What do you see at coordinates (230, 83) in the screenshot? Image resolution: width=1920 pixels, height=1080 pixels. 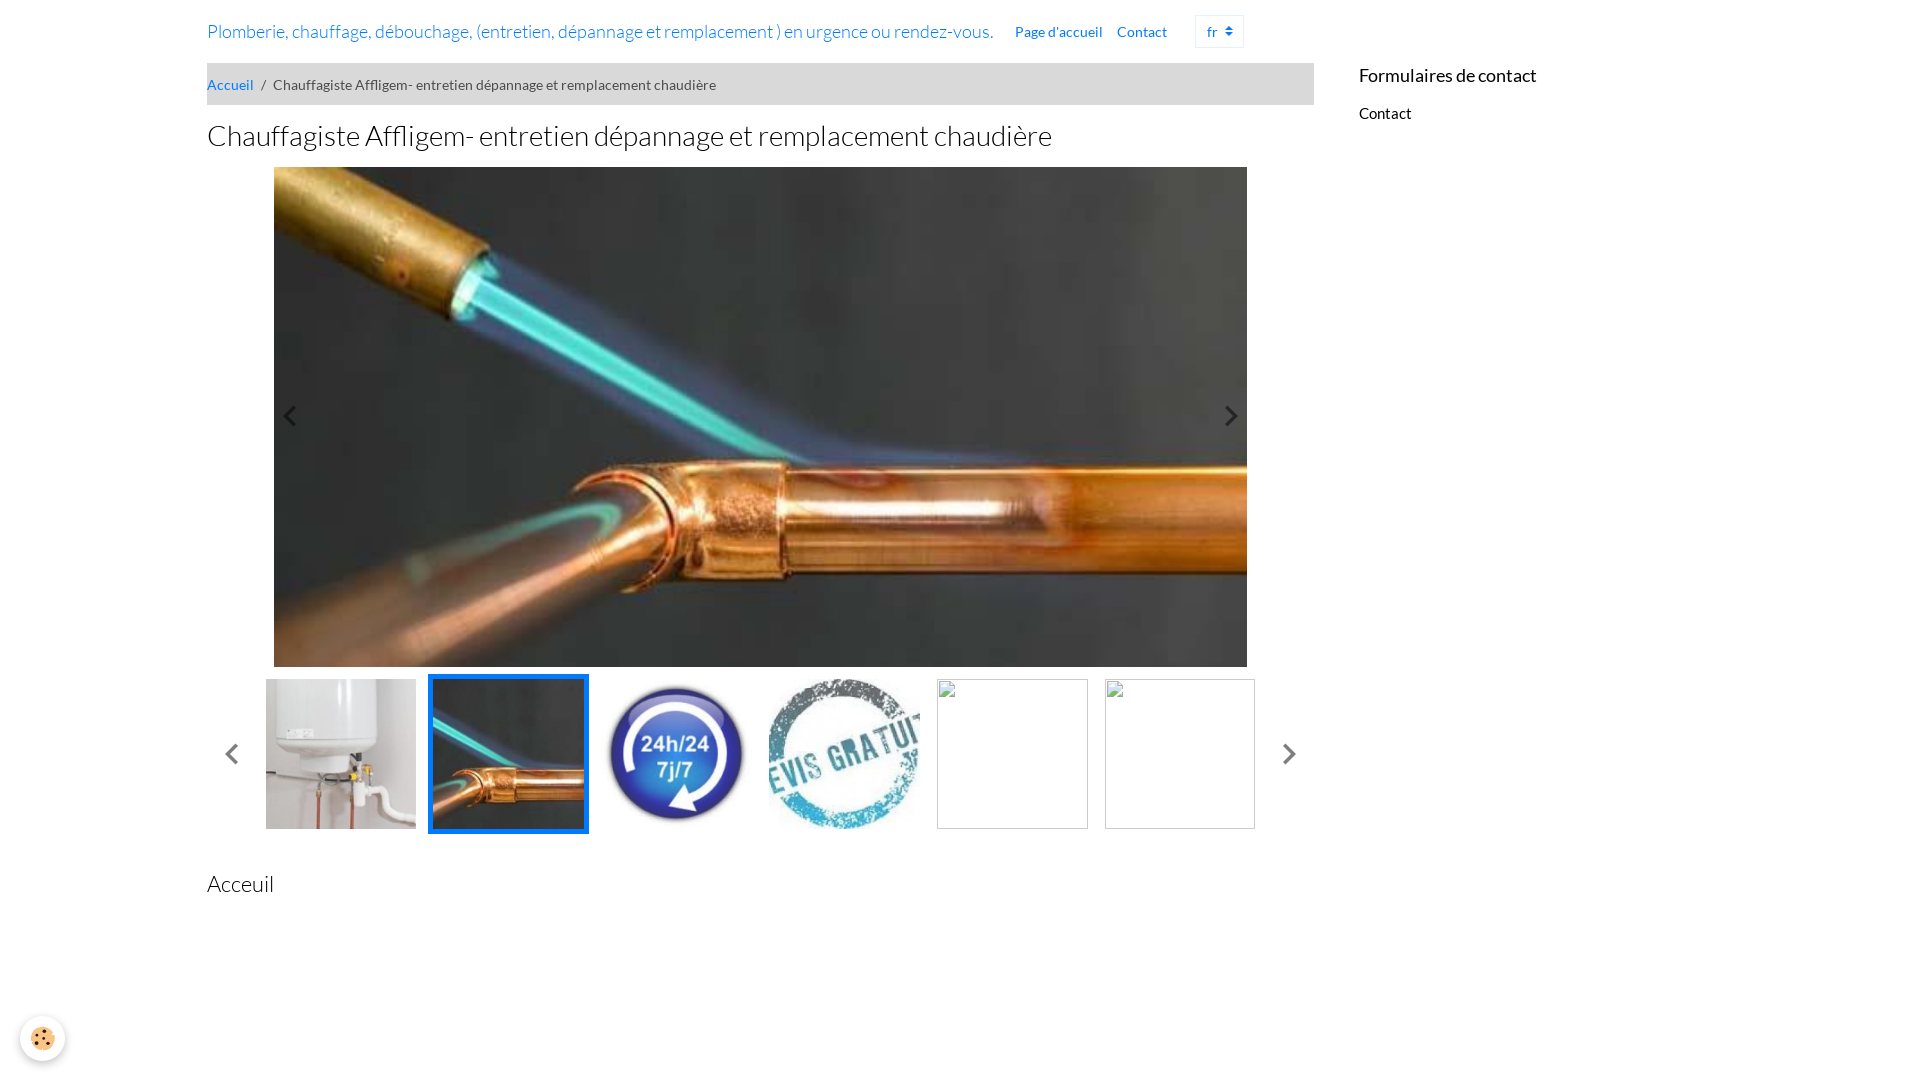 I see `'Accueil'` at bounding box center [230, 83].